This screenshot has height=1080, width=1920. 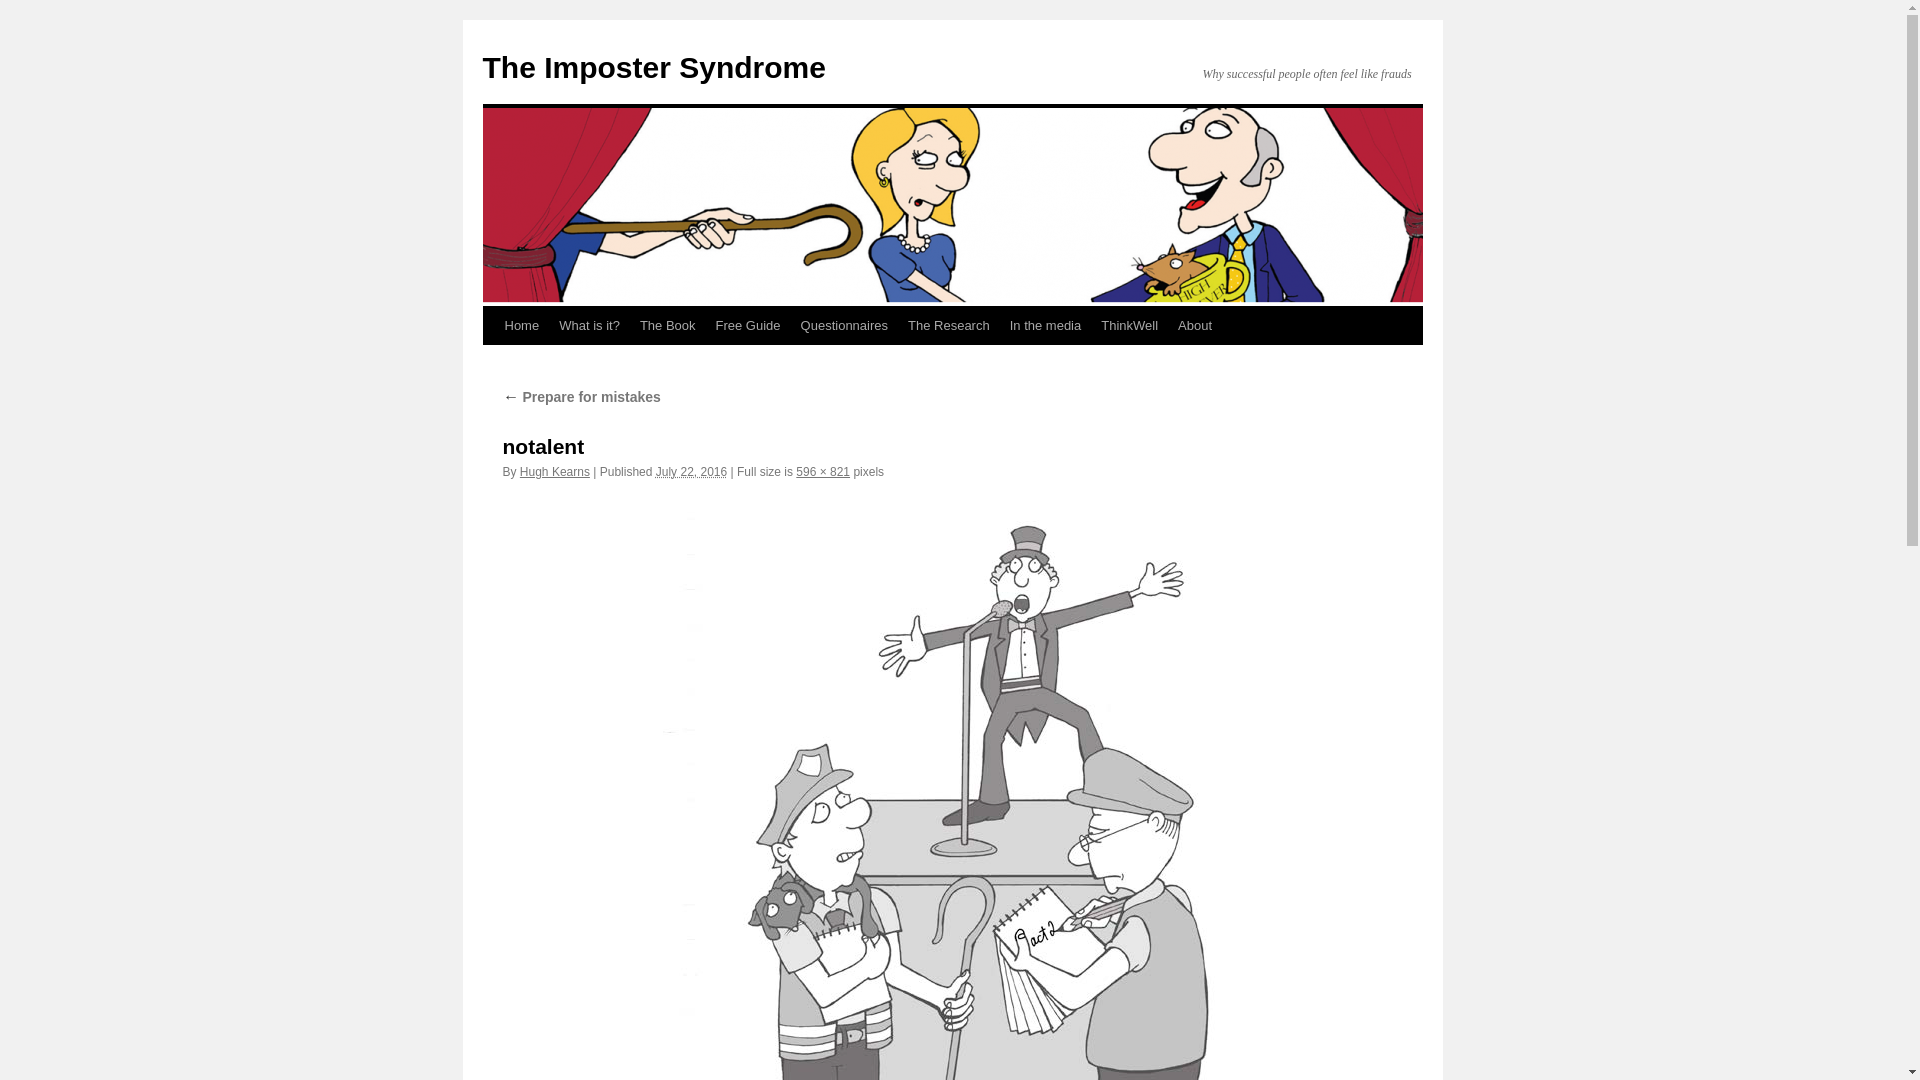 I want to click on 'Free Guide', so click(x=747, y=325).